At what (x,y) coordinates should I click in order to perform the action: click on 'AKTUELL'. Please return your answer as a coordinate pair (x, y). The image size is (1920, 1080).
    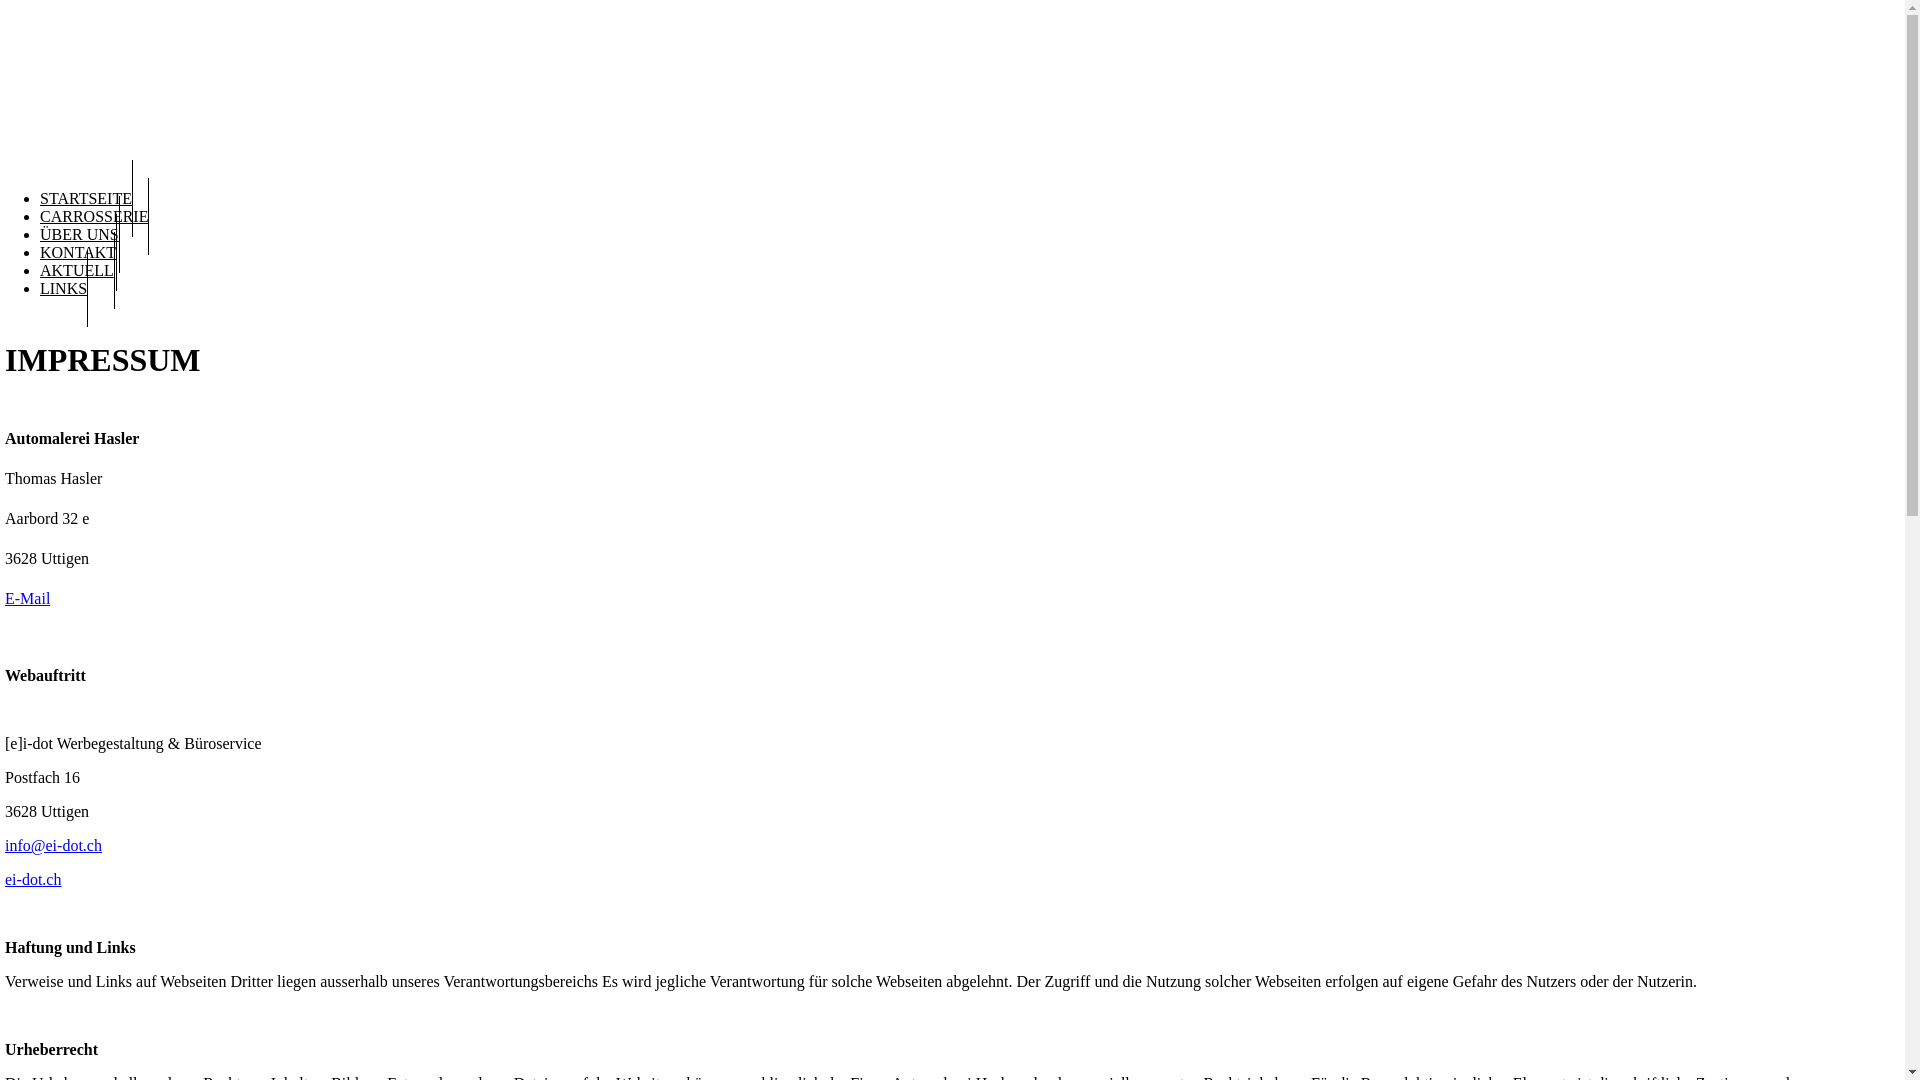
    Looking at the image, I should click on (77, 270).